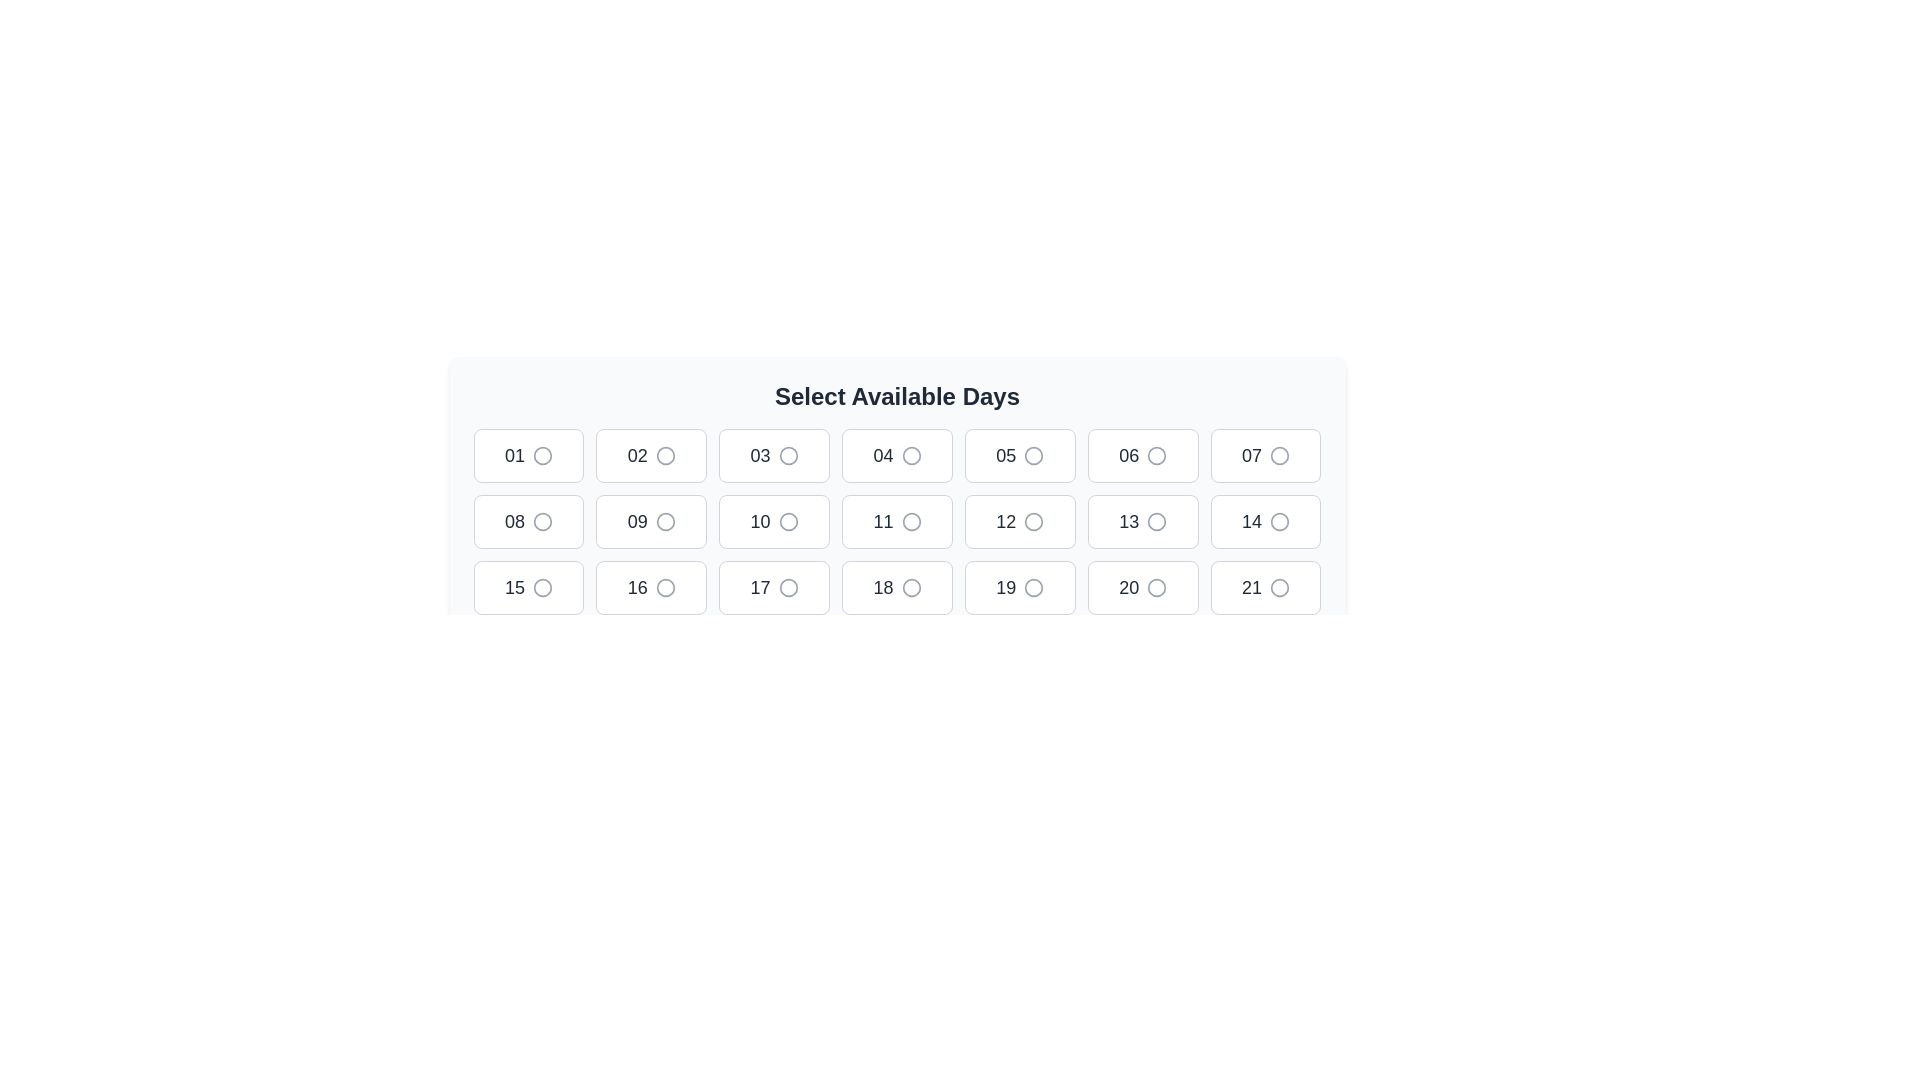 The height and width of the screenshot is (1080, 1920). I want to click on the unselected radio button indicator located inside the button labeled '06' in the third column of the first row within a grid of selectable items, so click(1157, 455).